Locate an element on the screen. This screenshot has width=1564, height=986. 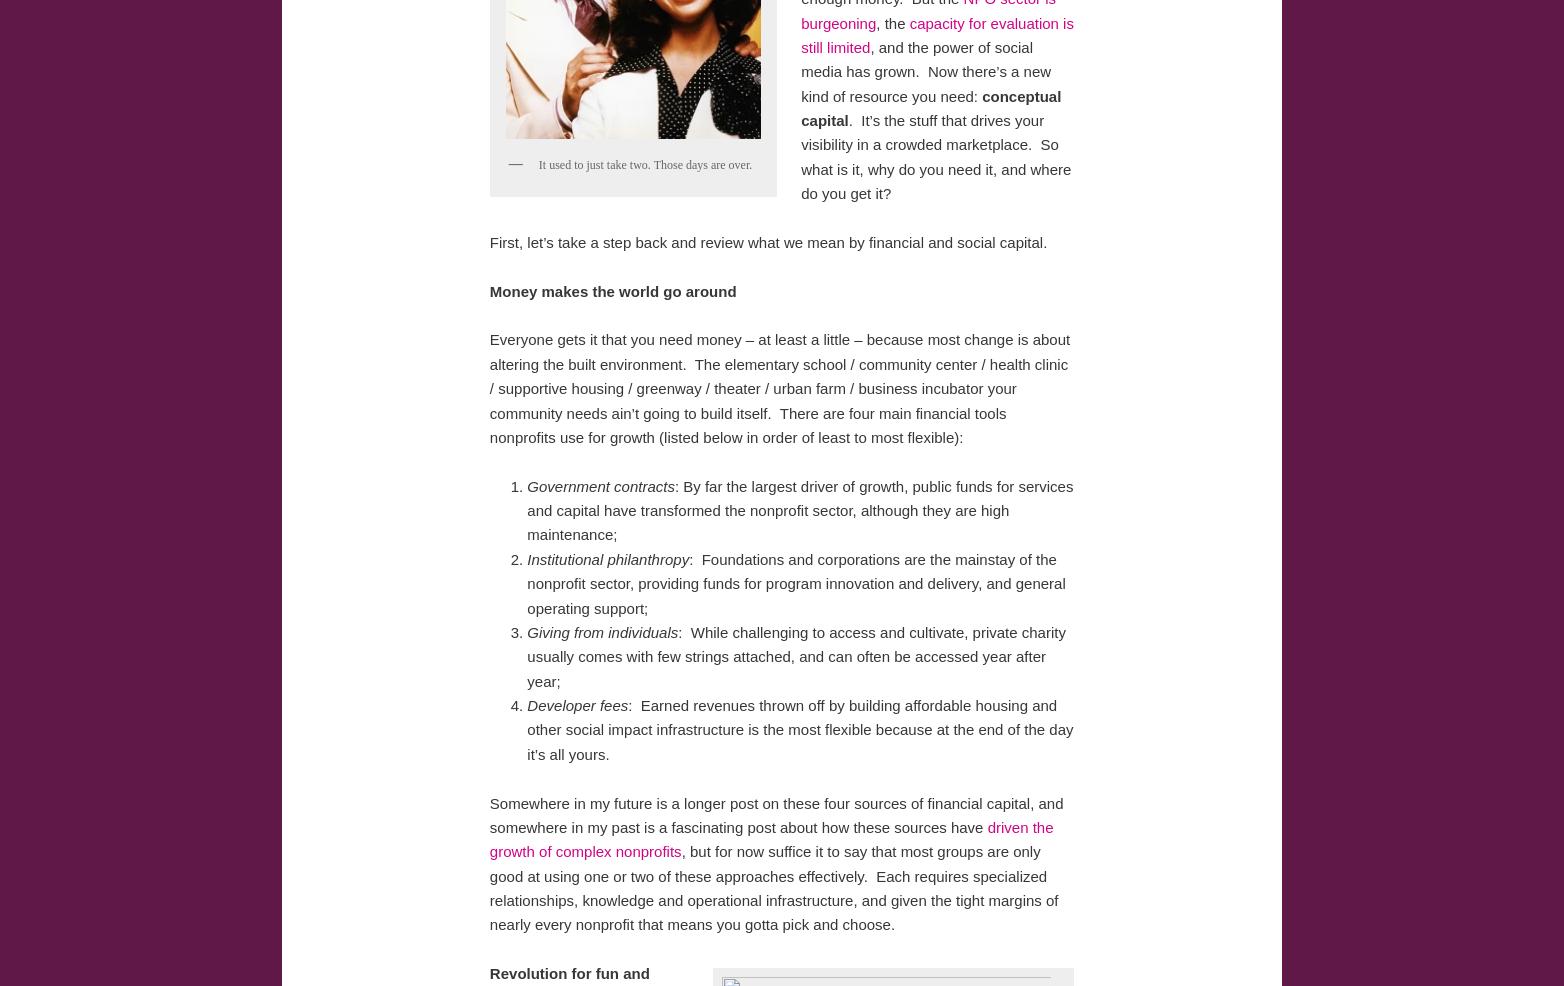
', the' is located at coordinates (875, 21).